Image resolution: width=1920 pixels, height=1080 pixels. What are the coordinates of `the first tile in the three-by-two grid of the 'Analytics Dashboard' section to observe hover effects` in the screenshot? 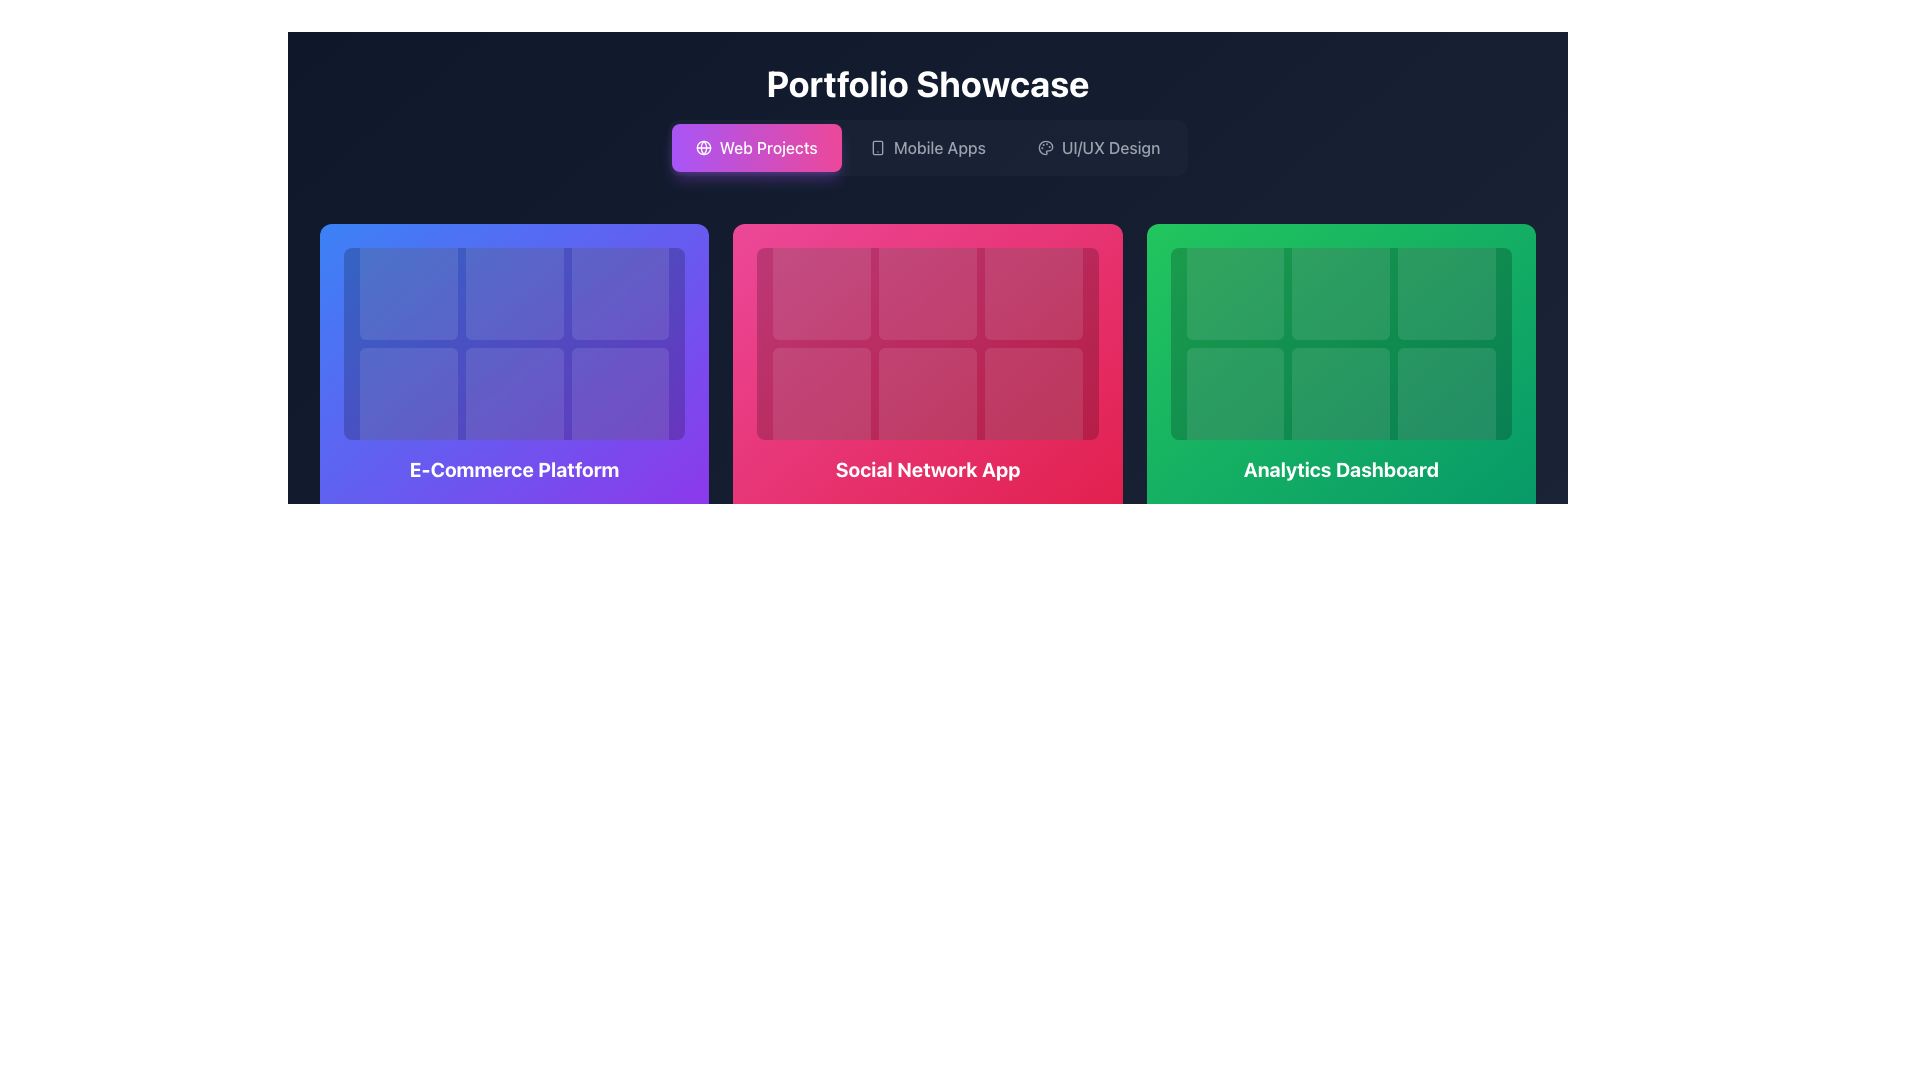 It's located at (1234, 291).